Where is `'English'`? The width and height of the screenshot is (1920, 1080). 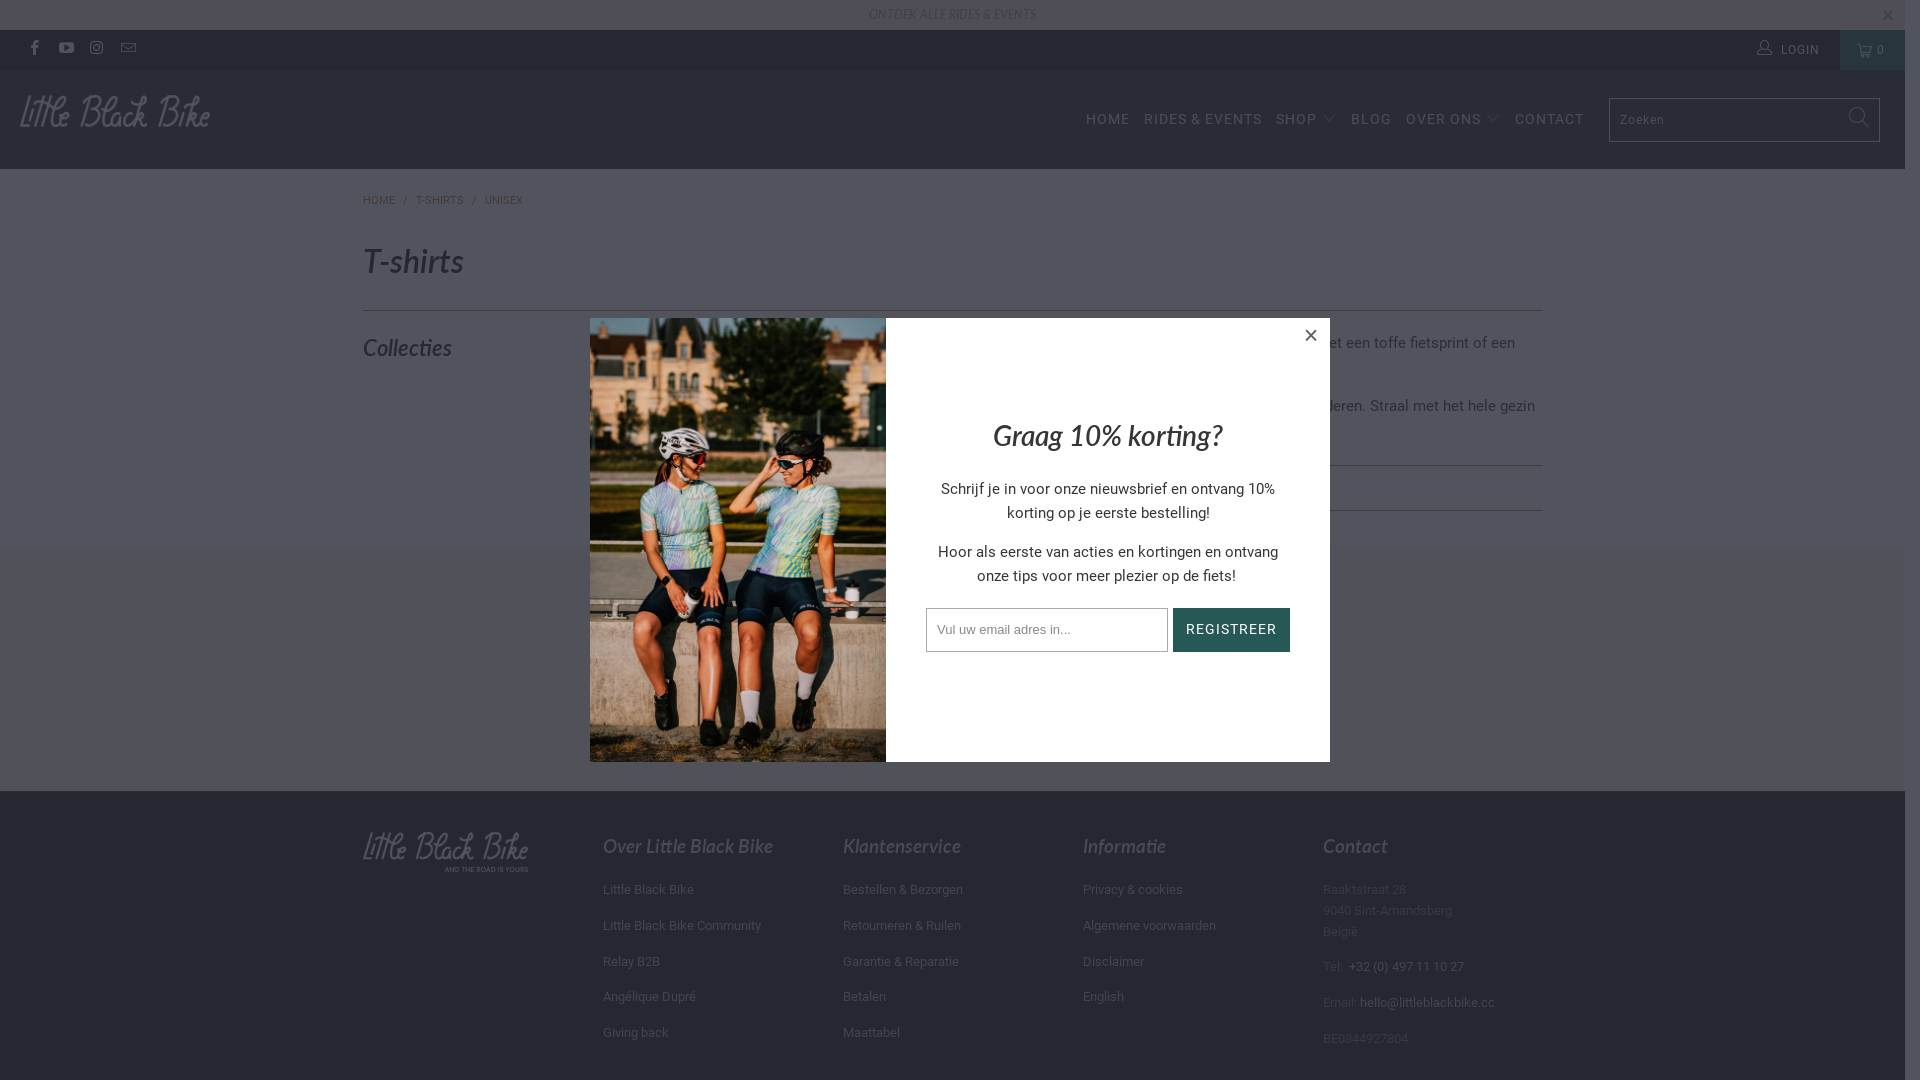
'English' is located at coordinates (1101, 996).